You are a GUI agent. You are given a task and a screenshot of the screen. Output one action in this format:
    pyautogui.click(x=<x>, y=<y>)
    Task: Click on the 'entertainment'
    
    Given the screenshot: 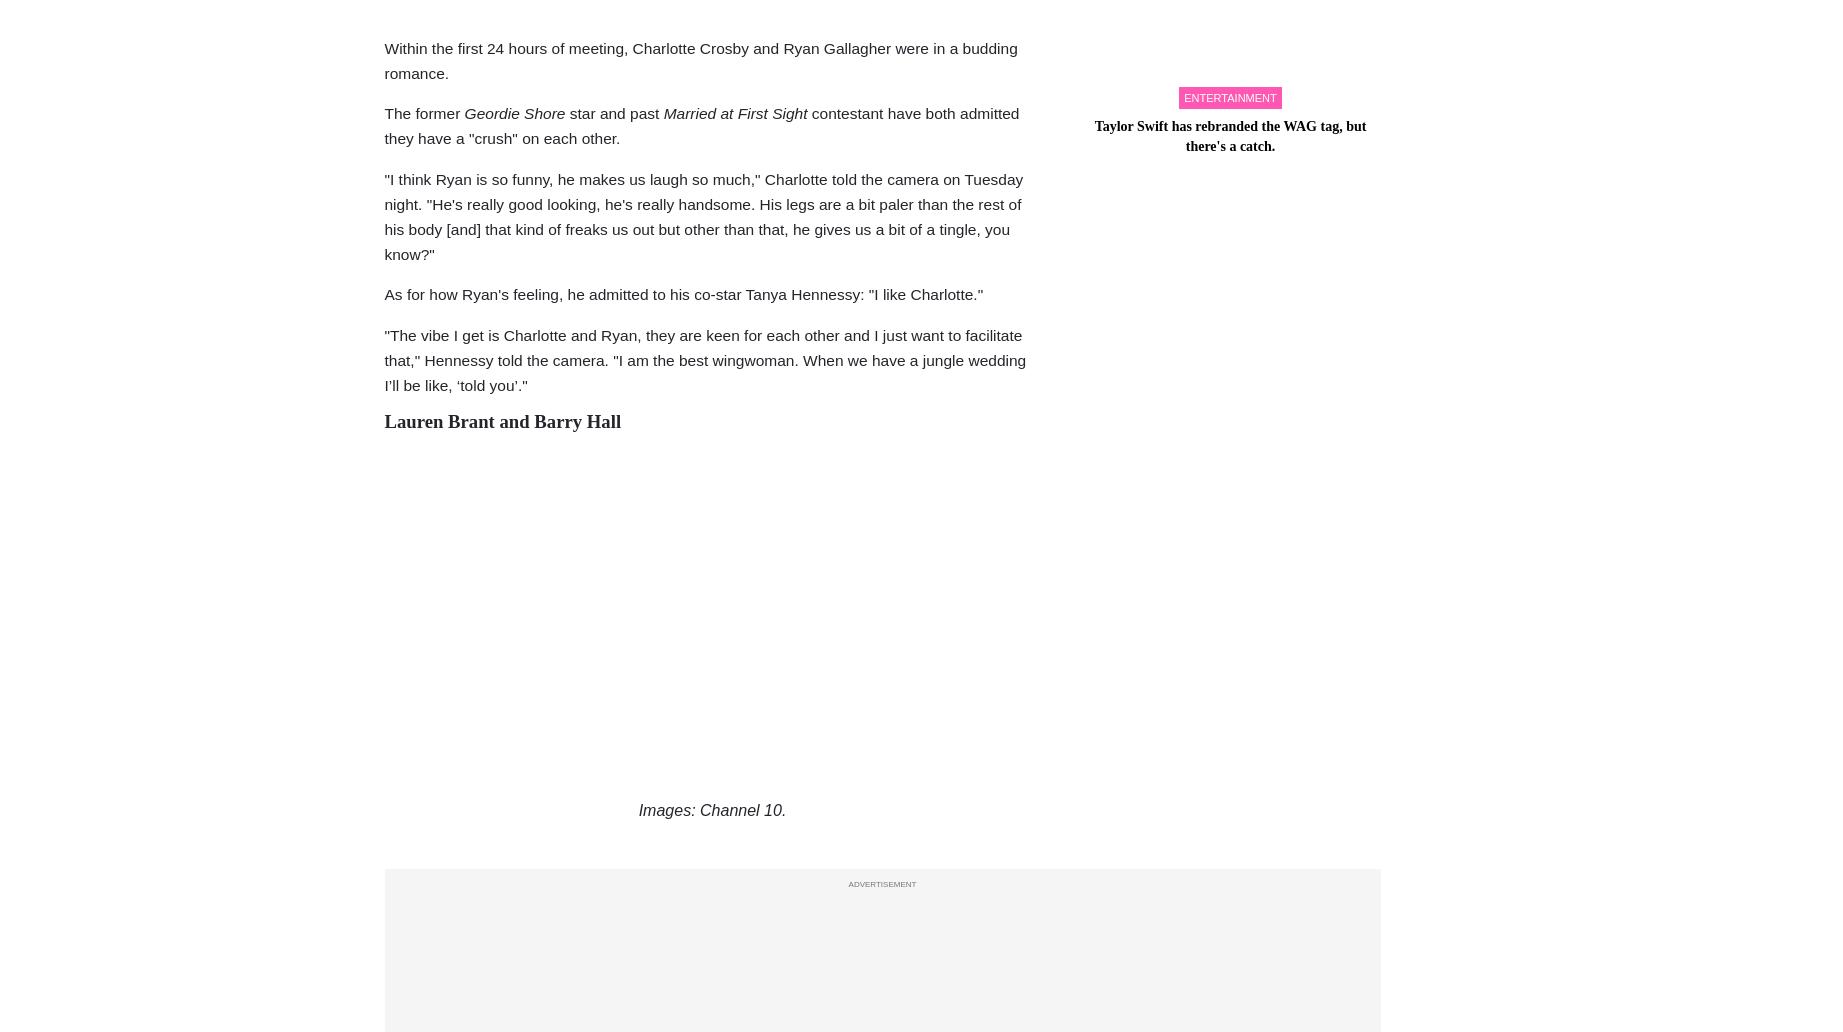 What is the action you would take?
    pyautogui.click(x=1230, y=97)
    